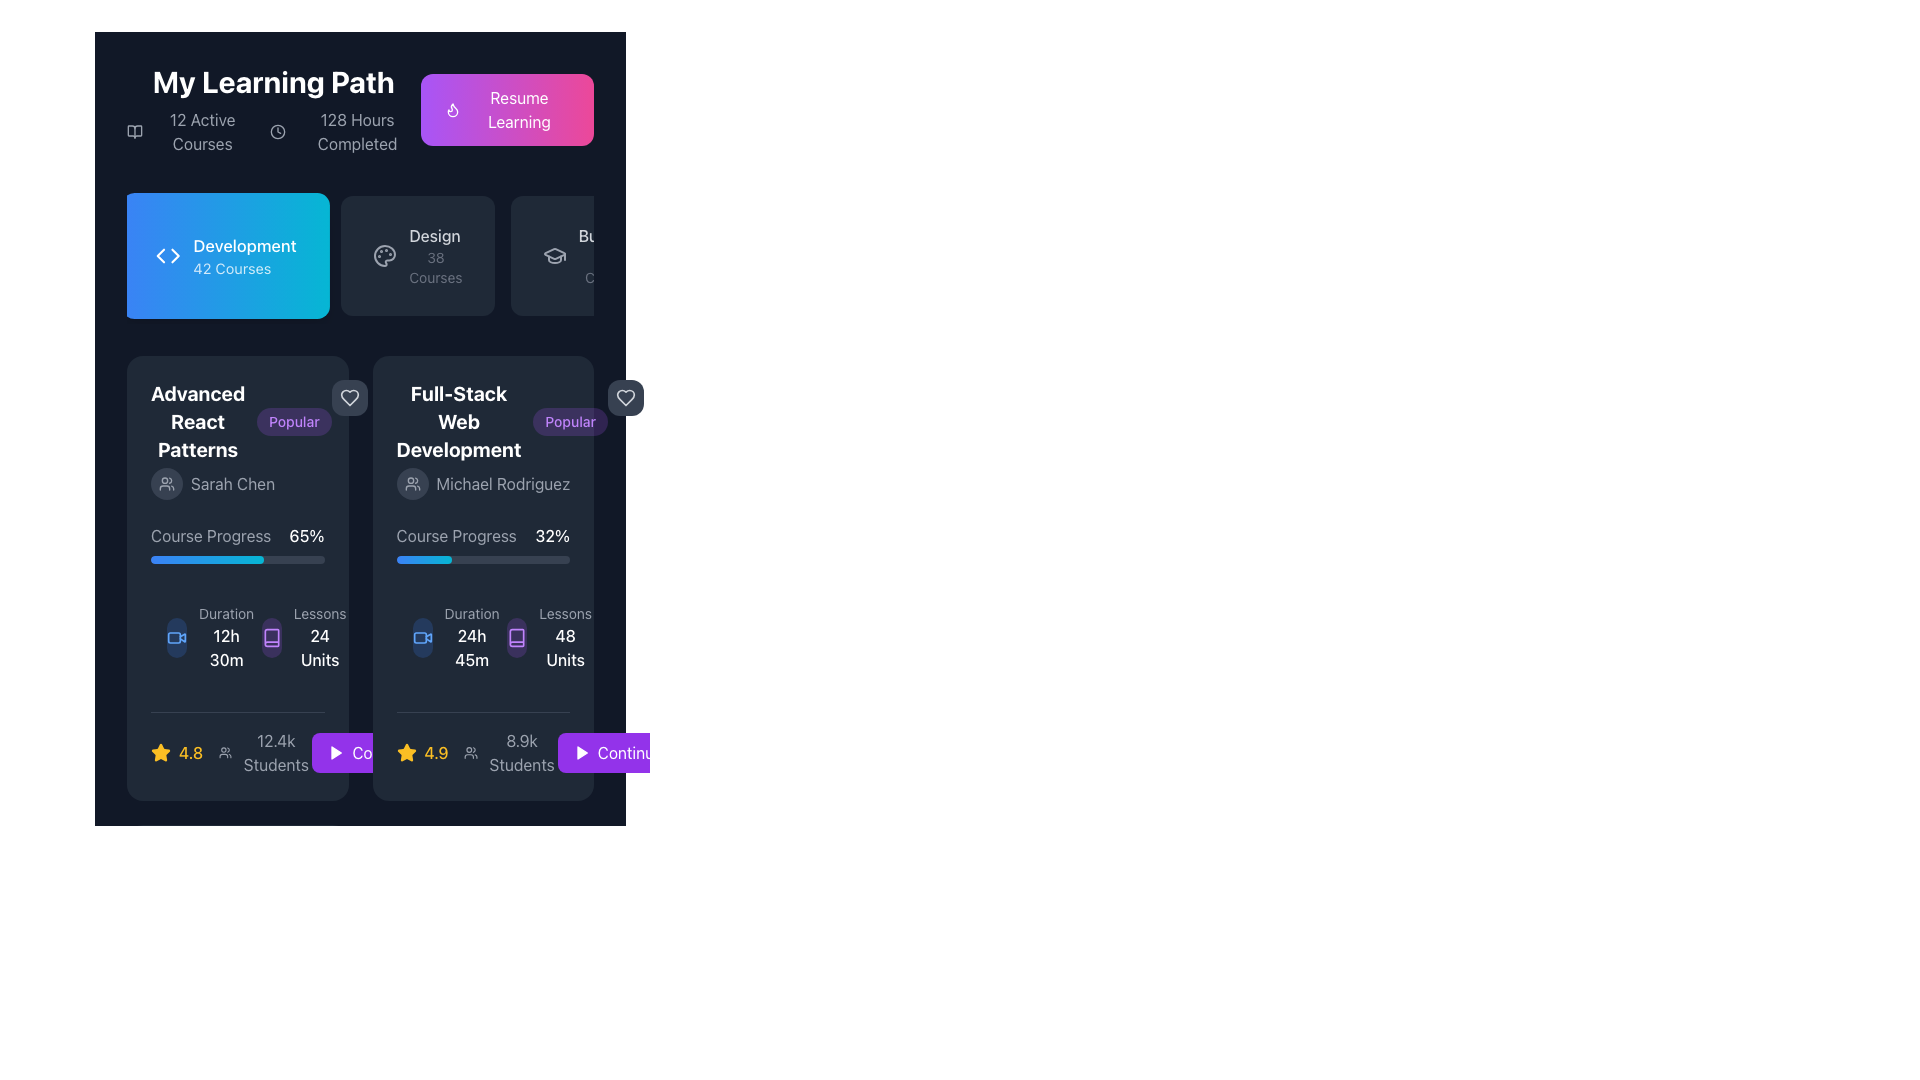 The height and width of the screenshot is (1080, 1920). Describe the element at coordinates (581, 752) in the screenshot. I see `the triangular play icon, which is styled in purple and located within the 'Continue' button of the 'Full-Stack Web Development' card` at that location.